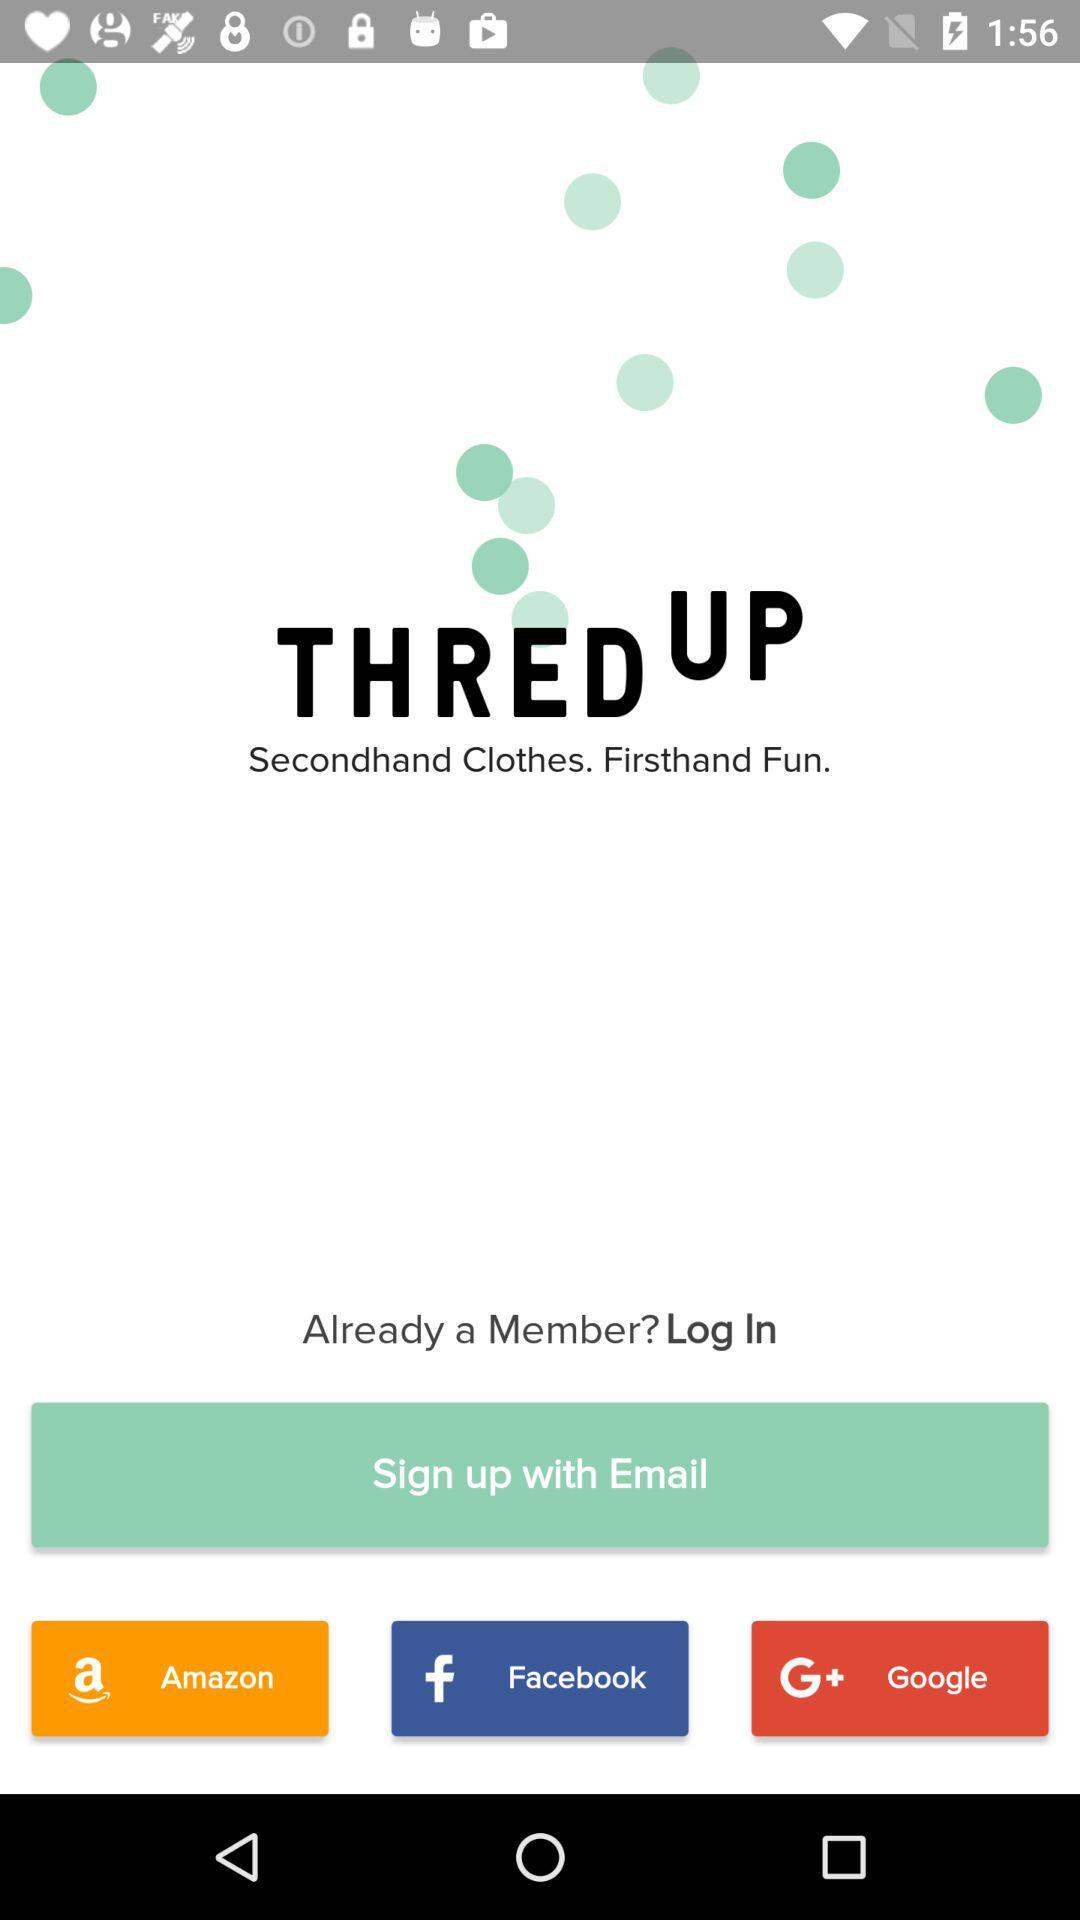 This screenshot has width=1080, height=1920. Describe the element at coordinates (540, 1474) in the screenshot. I see `the sign up with icon` at that location.